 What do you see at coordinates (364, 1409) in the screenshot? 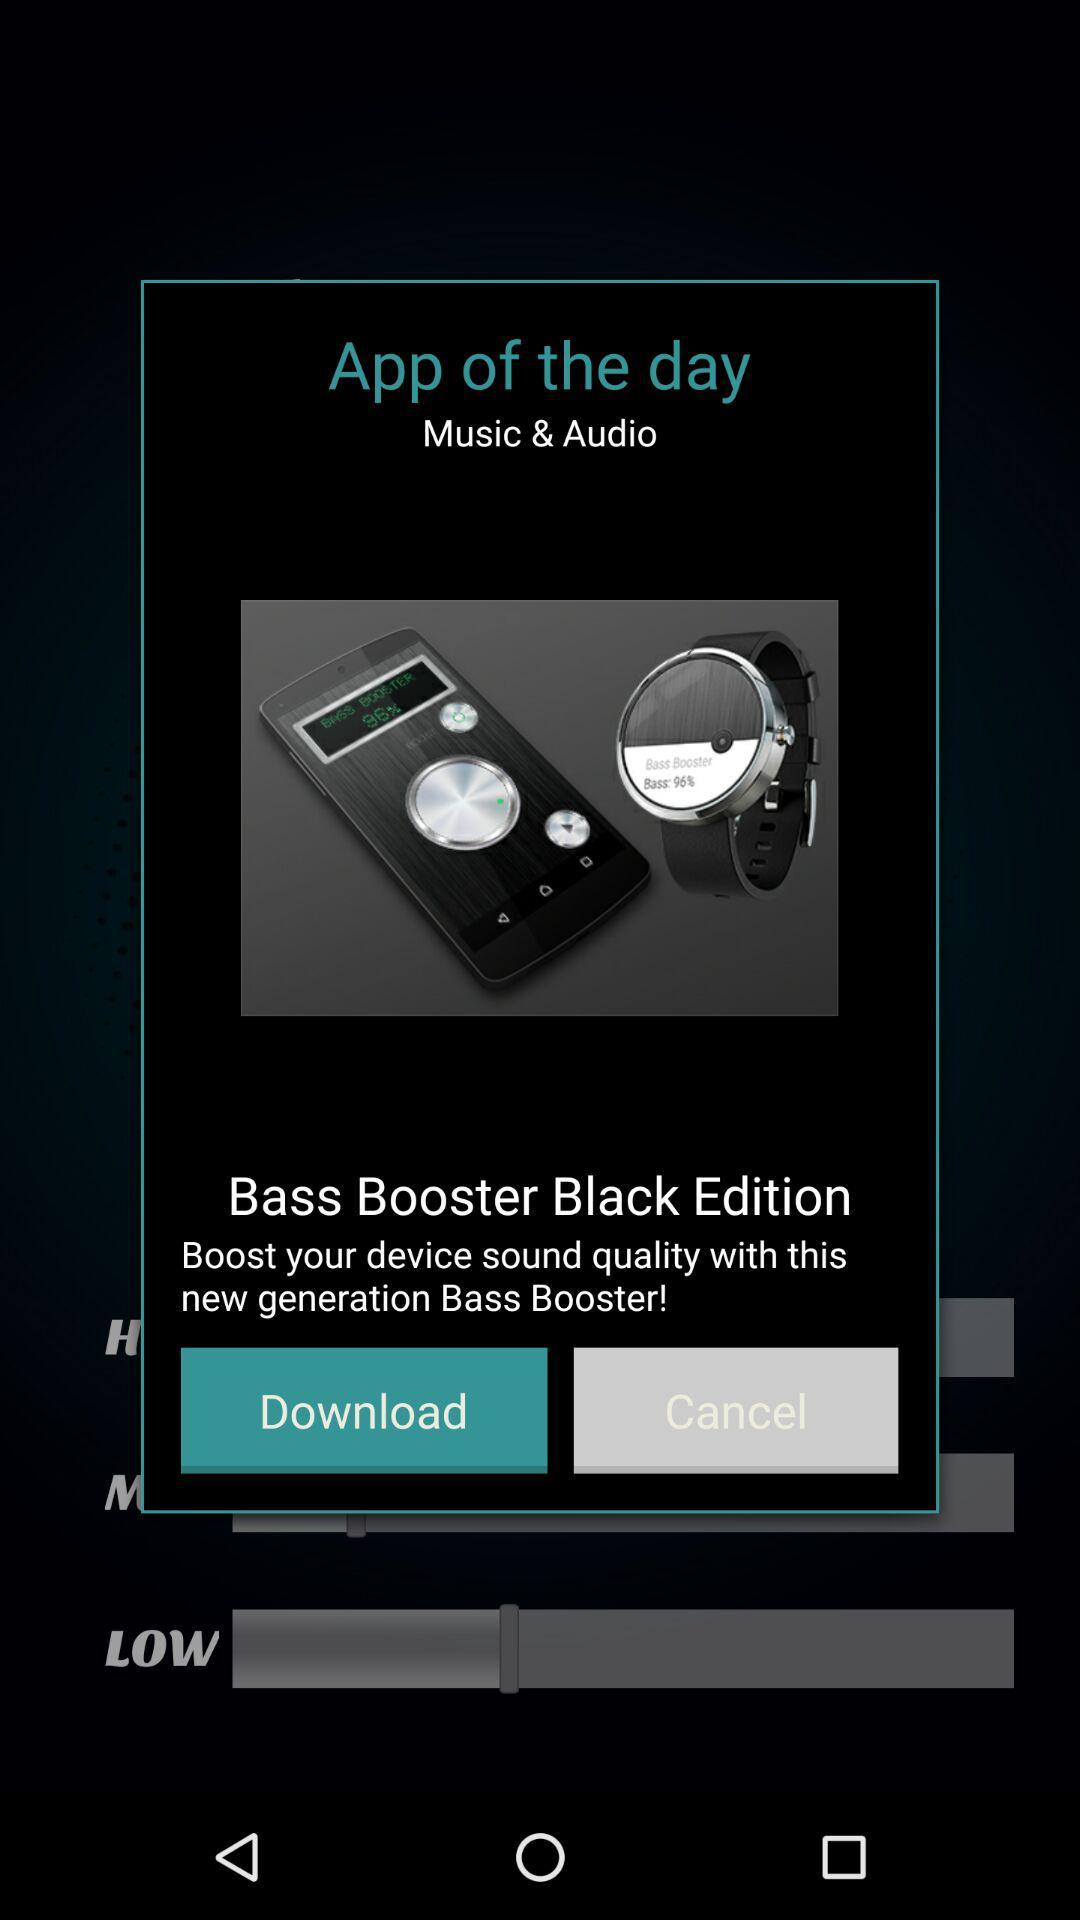
I see `app below the boost your device` at bounding box center [364, 1409].